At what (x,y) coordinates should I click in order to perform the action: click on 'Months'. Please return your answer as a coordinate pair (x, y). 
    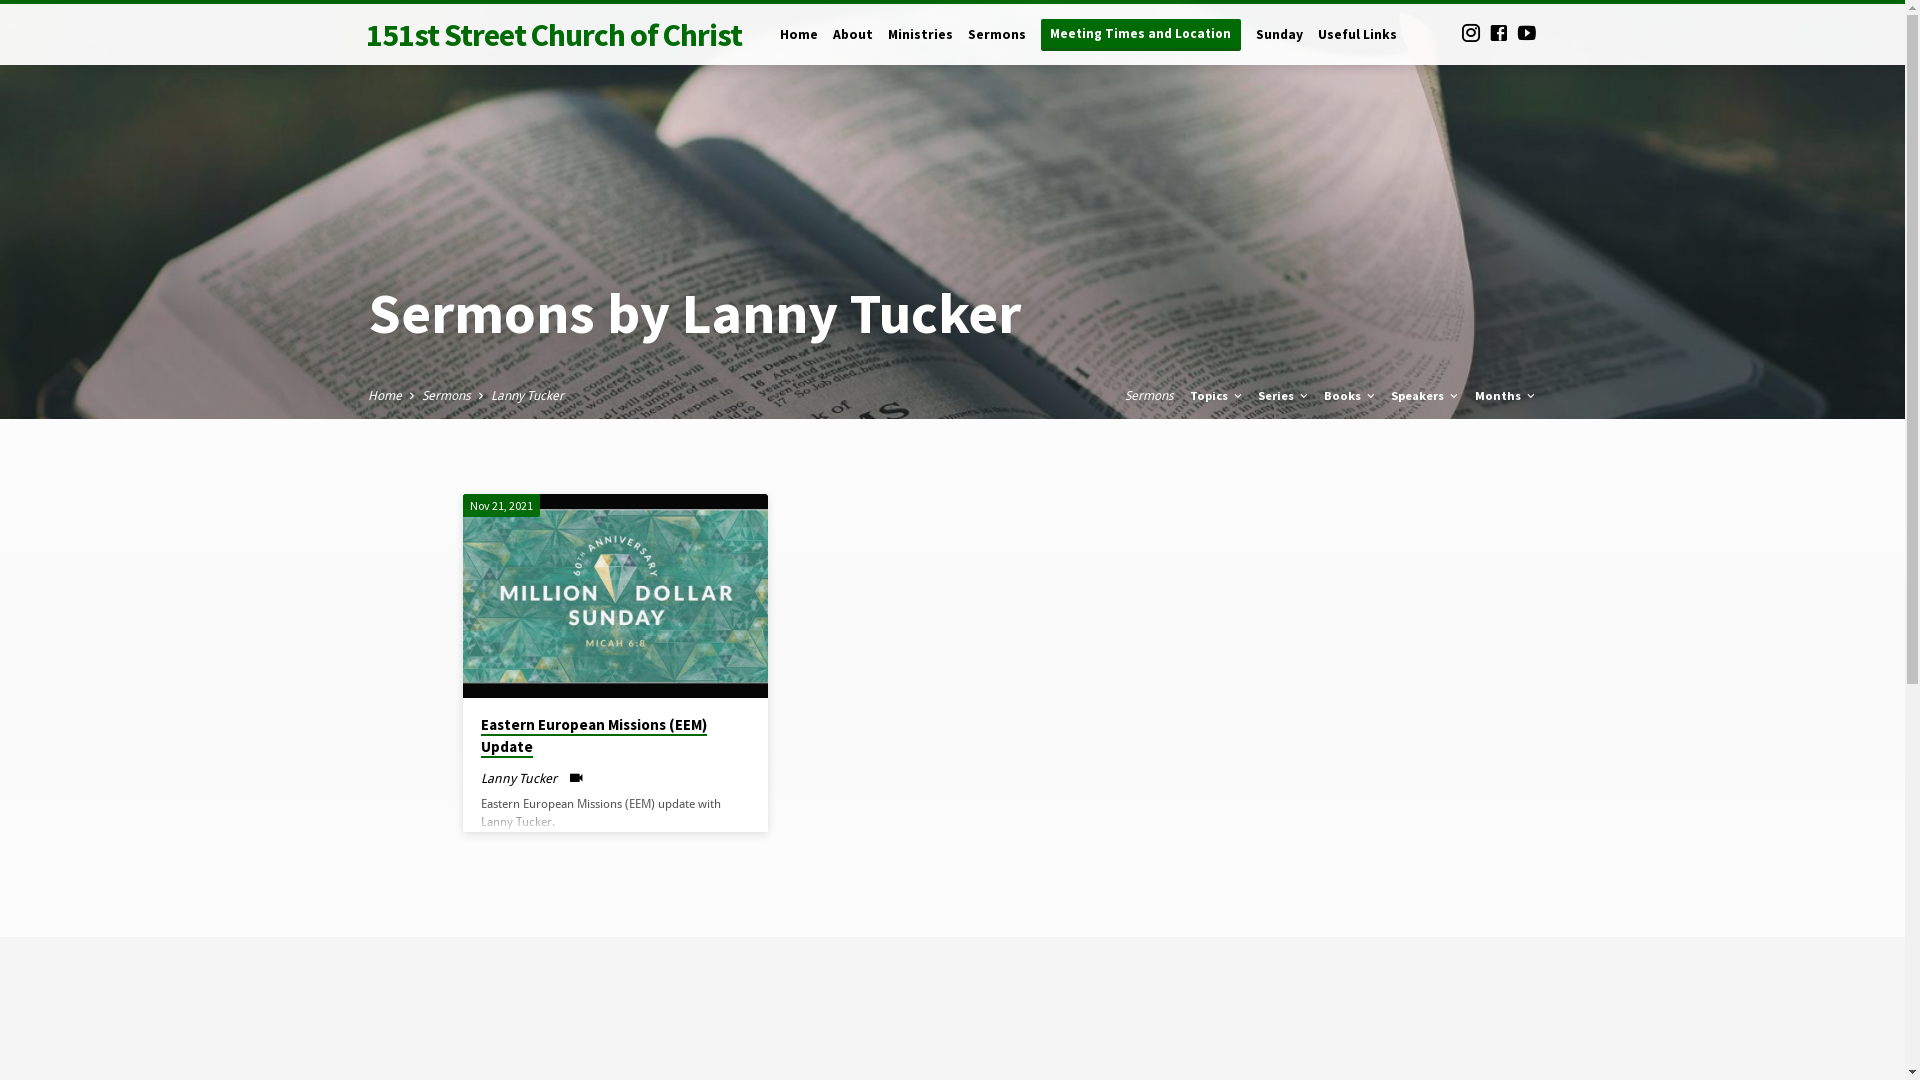
    Looking at the image, I should click on (1505, 395).